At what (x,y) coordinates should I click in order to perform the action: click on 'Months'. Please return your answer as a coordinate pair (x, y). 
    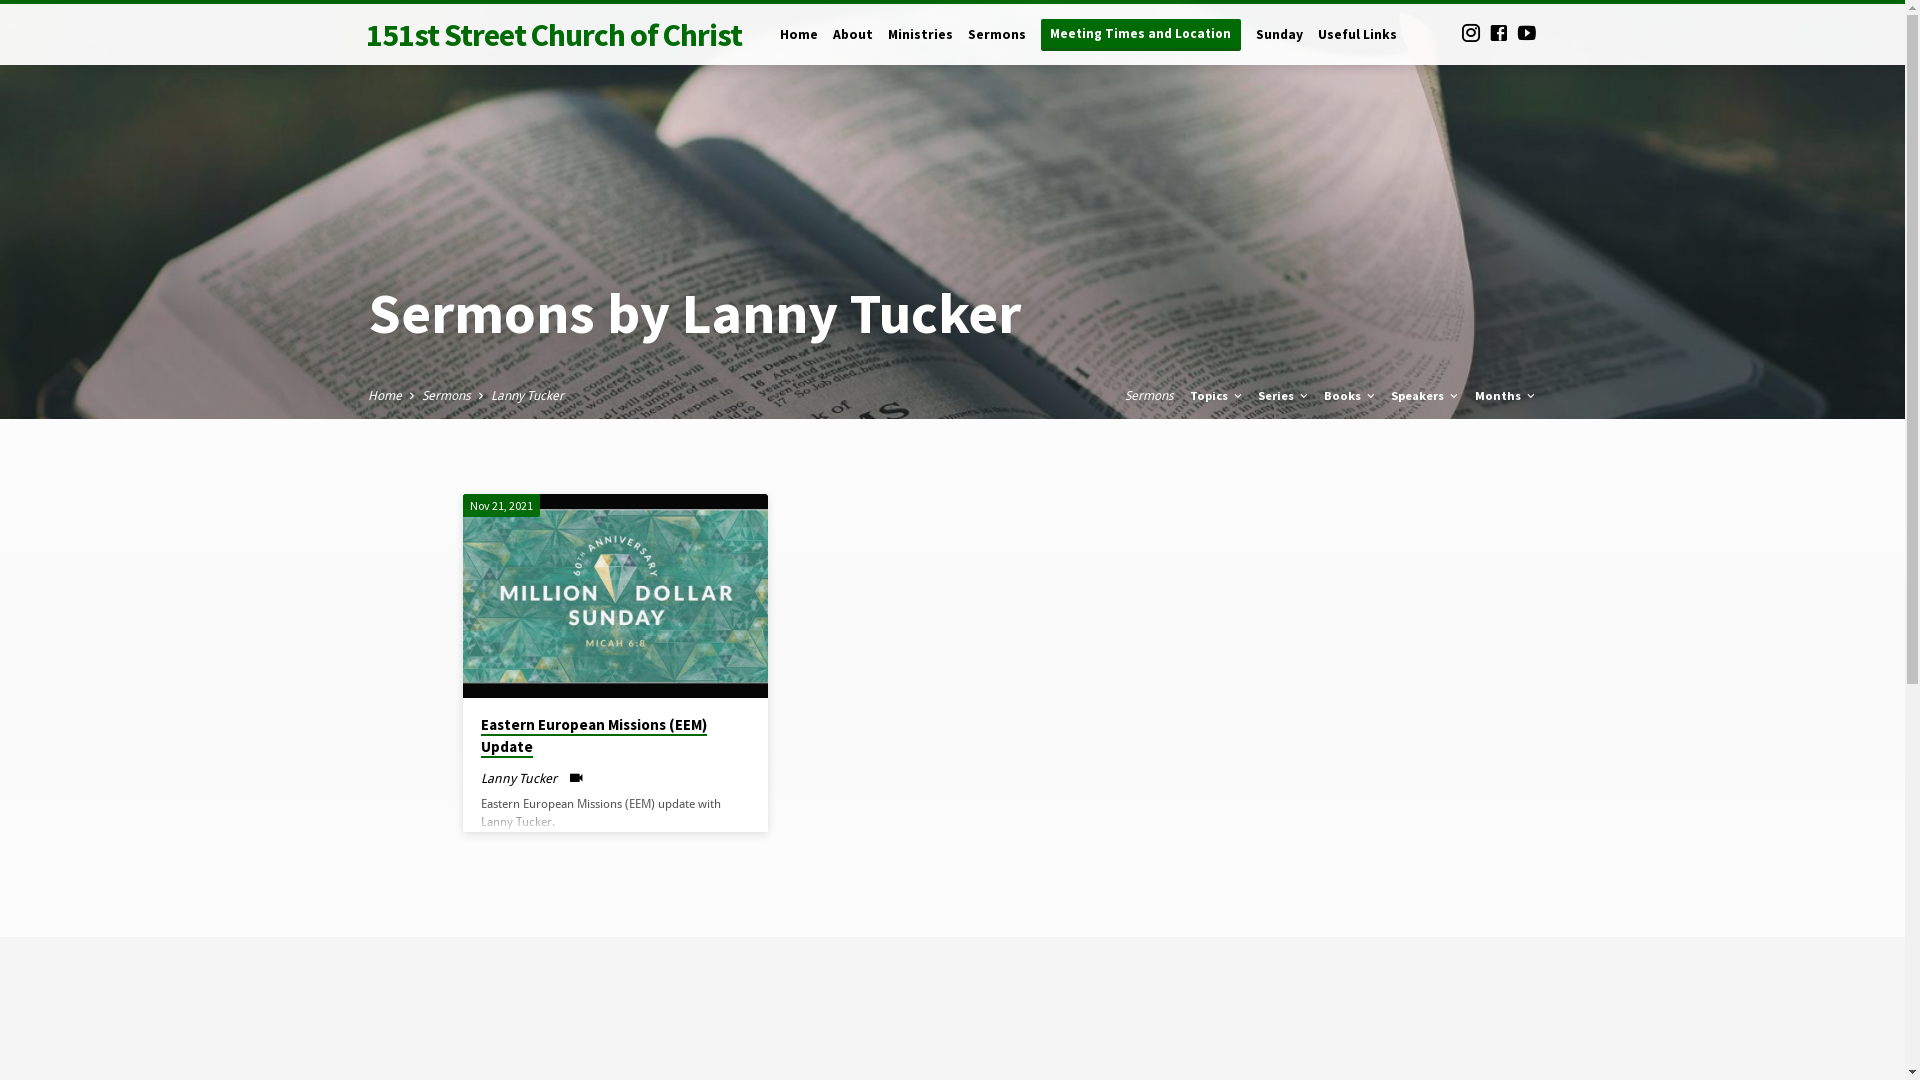
    Looking at the image, I should click on (1505, 395).